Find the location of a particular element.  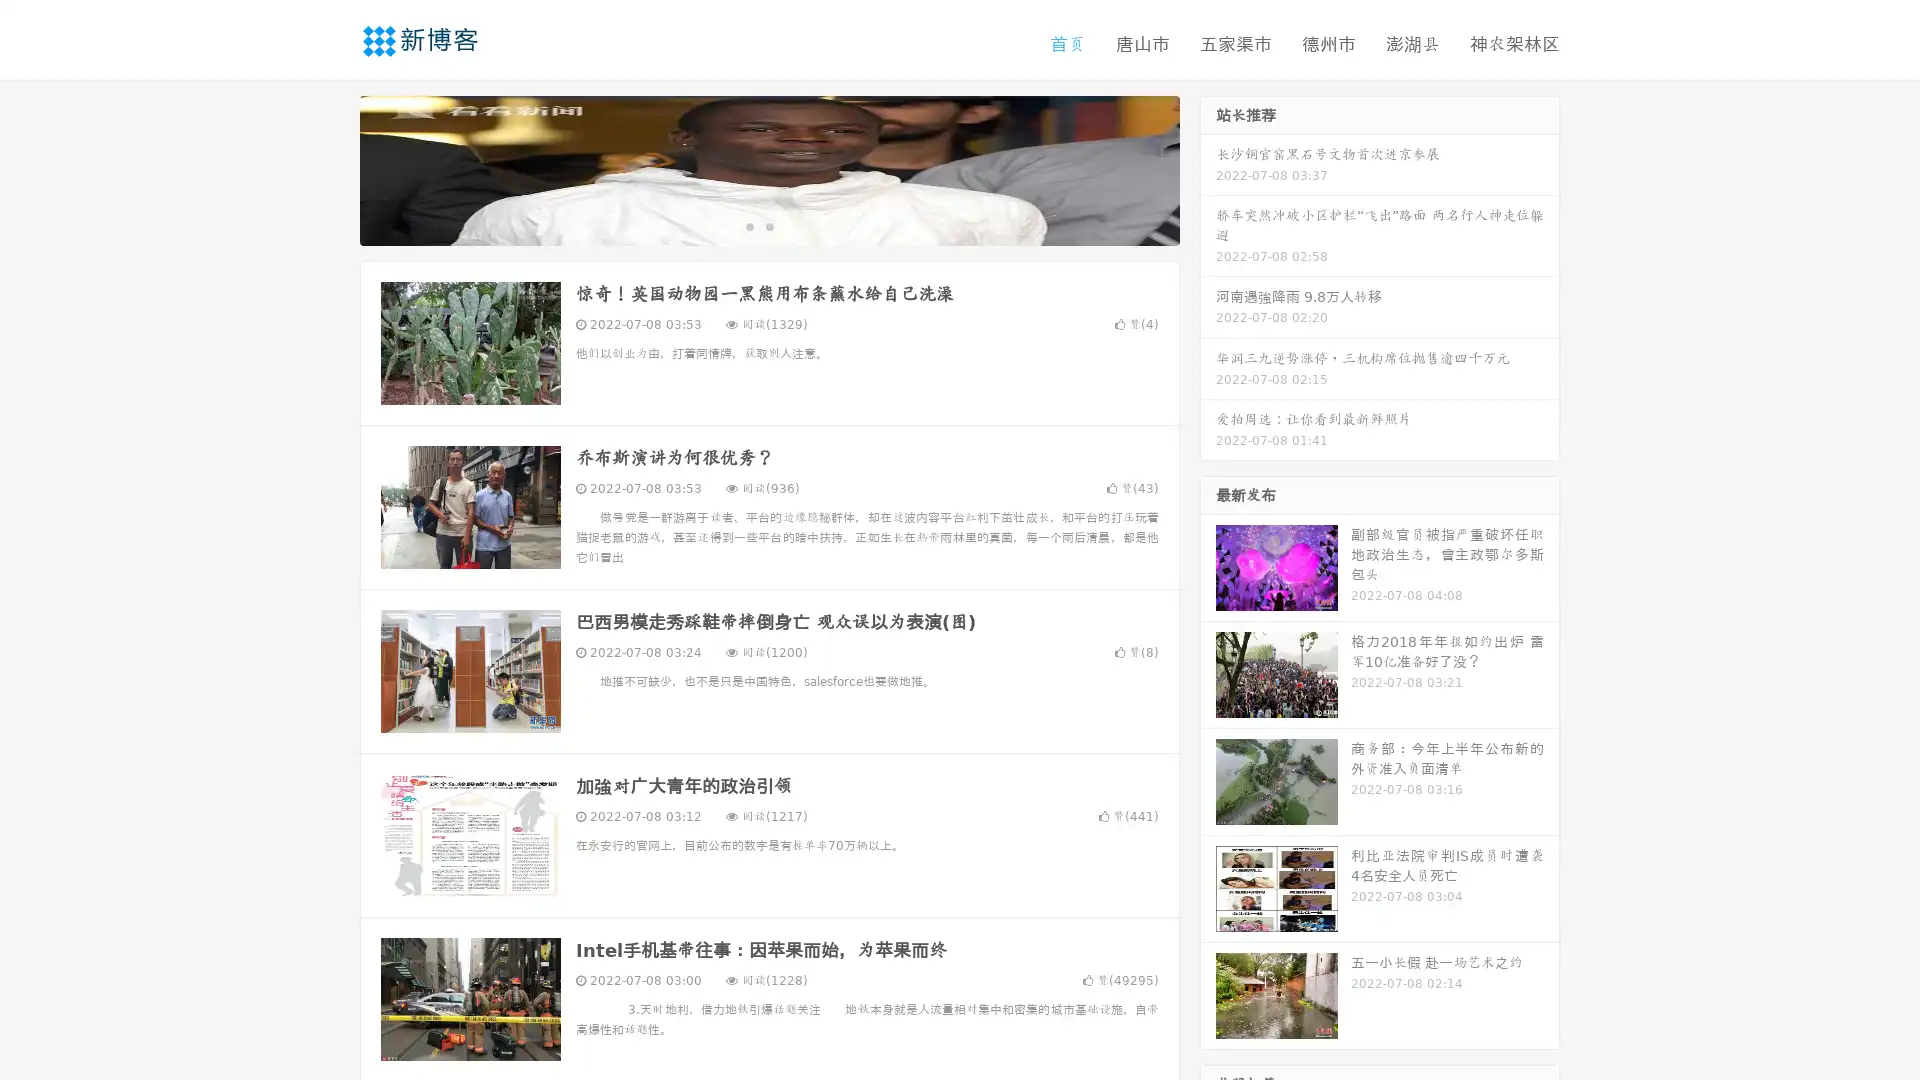

Go to slide 3 is located at coordinates (789, 225).